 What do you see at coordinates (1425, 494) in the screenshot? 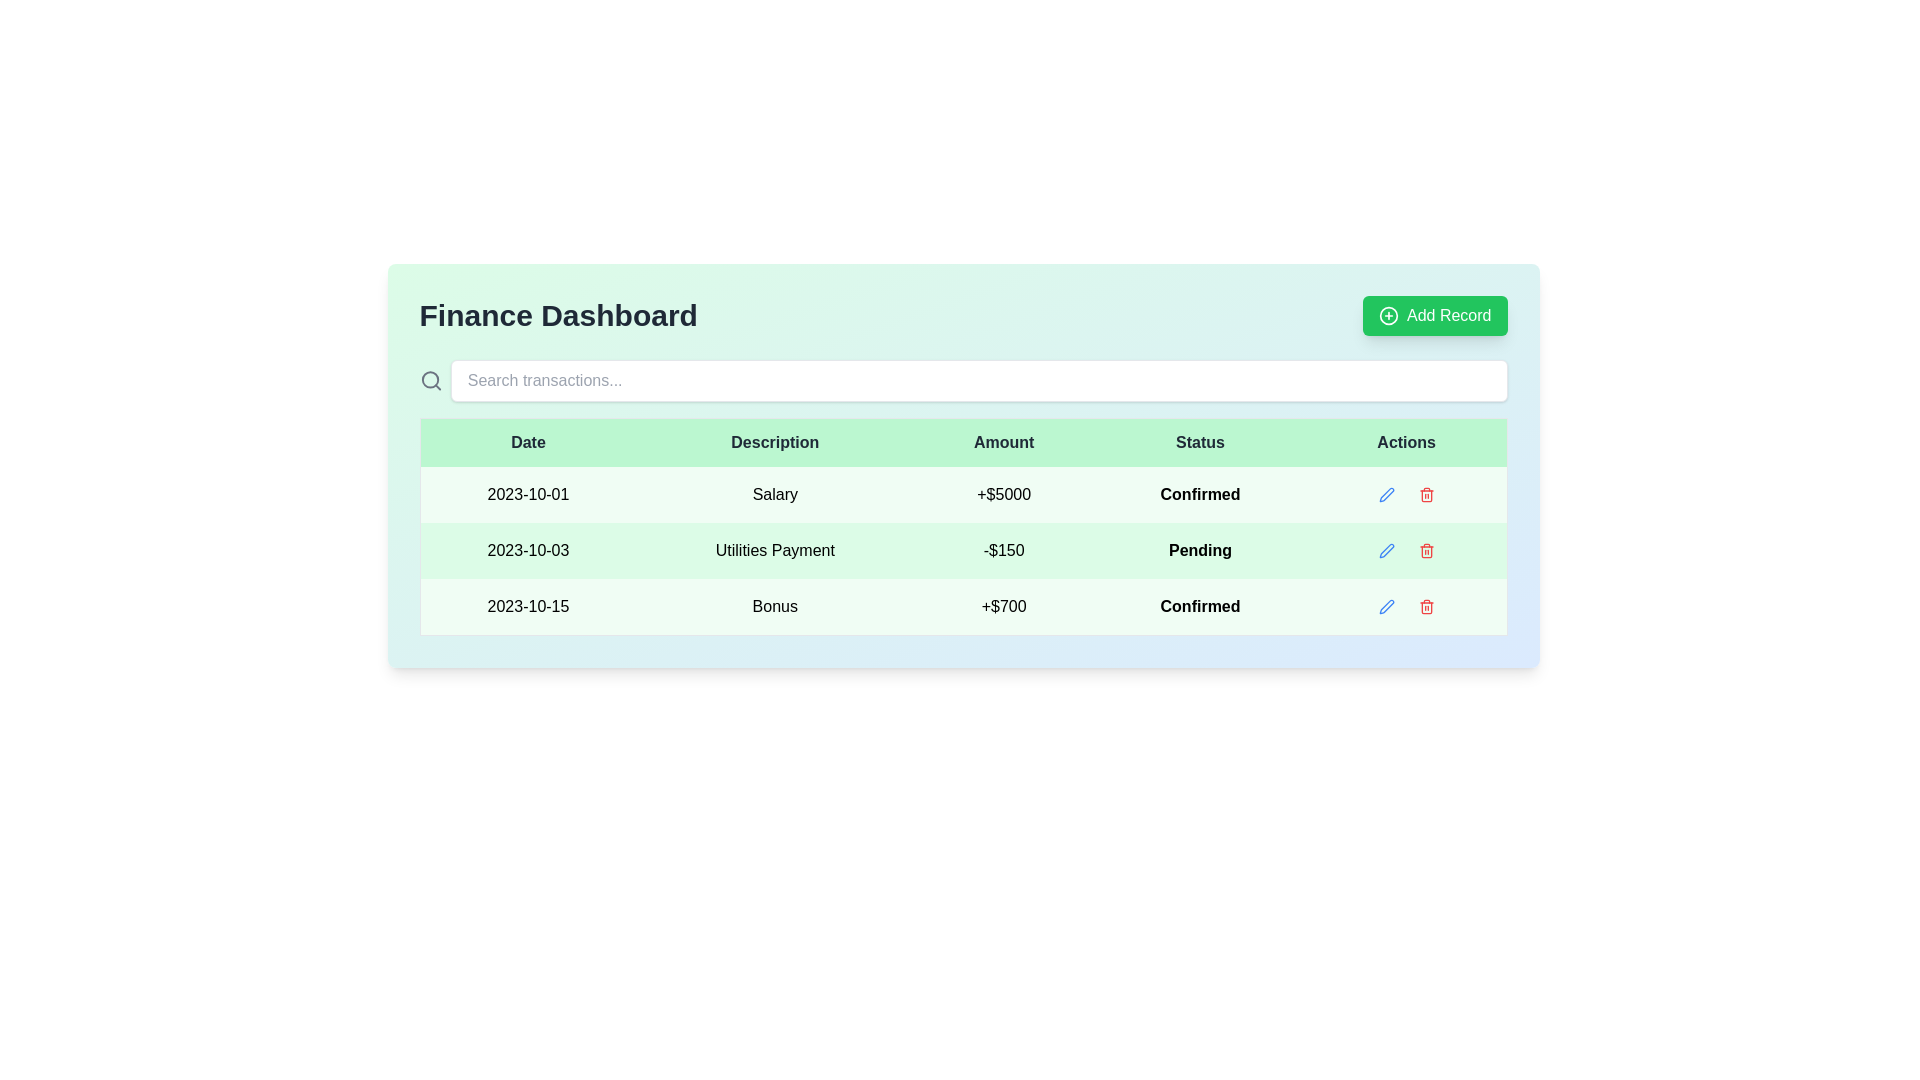
I see `the red trash can button in the 'Actions' column of the row for '2023-10-01'` at bounding box center [1425, 494].